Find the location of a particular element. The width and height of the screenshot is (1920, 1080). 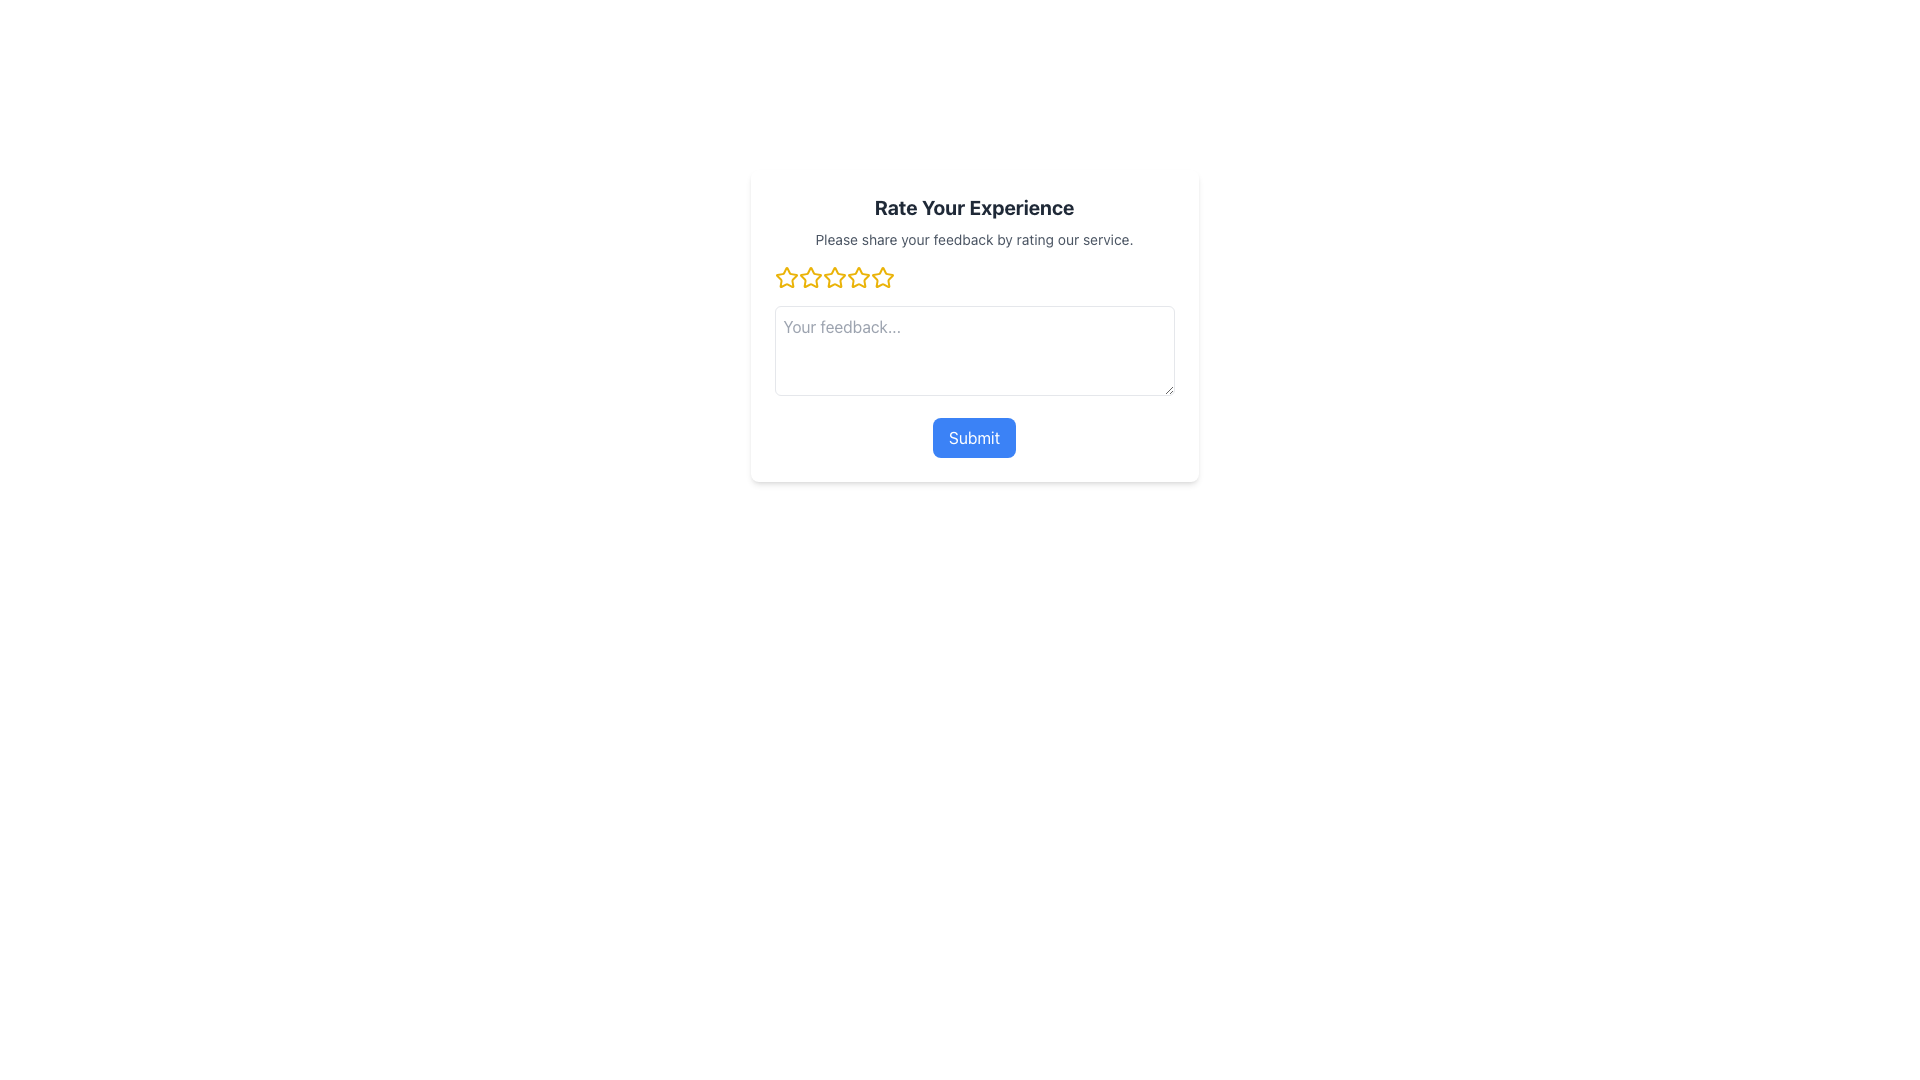

the fourth star button used for rating a service or product, positioned above the text area and the Submit button is located at coordinates (858, 277).